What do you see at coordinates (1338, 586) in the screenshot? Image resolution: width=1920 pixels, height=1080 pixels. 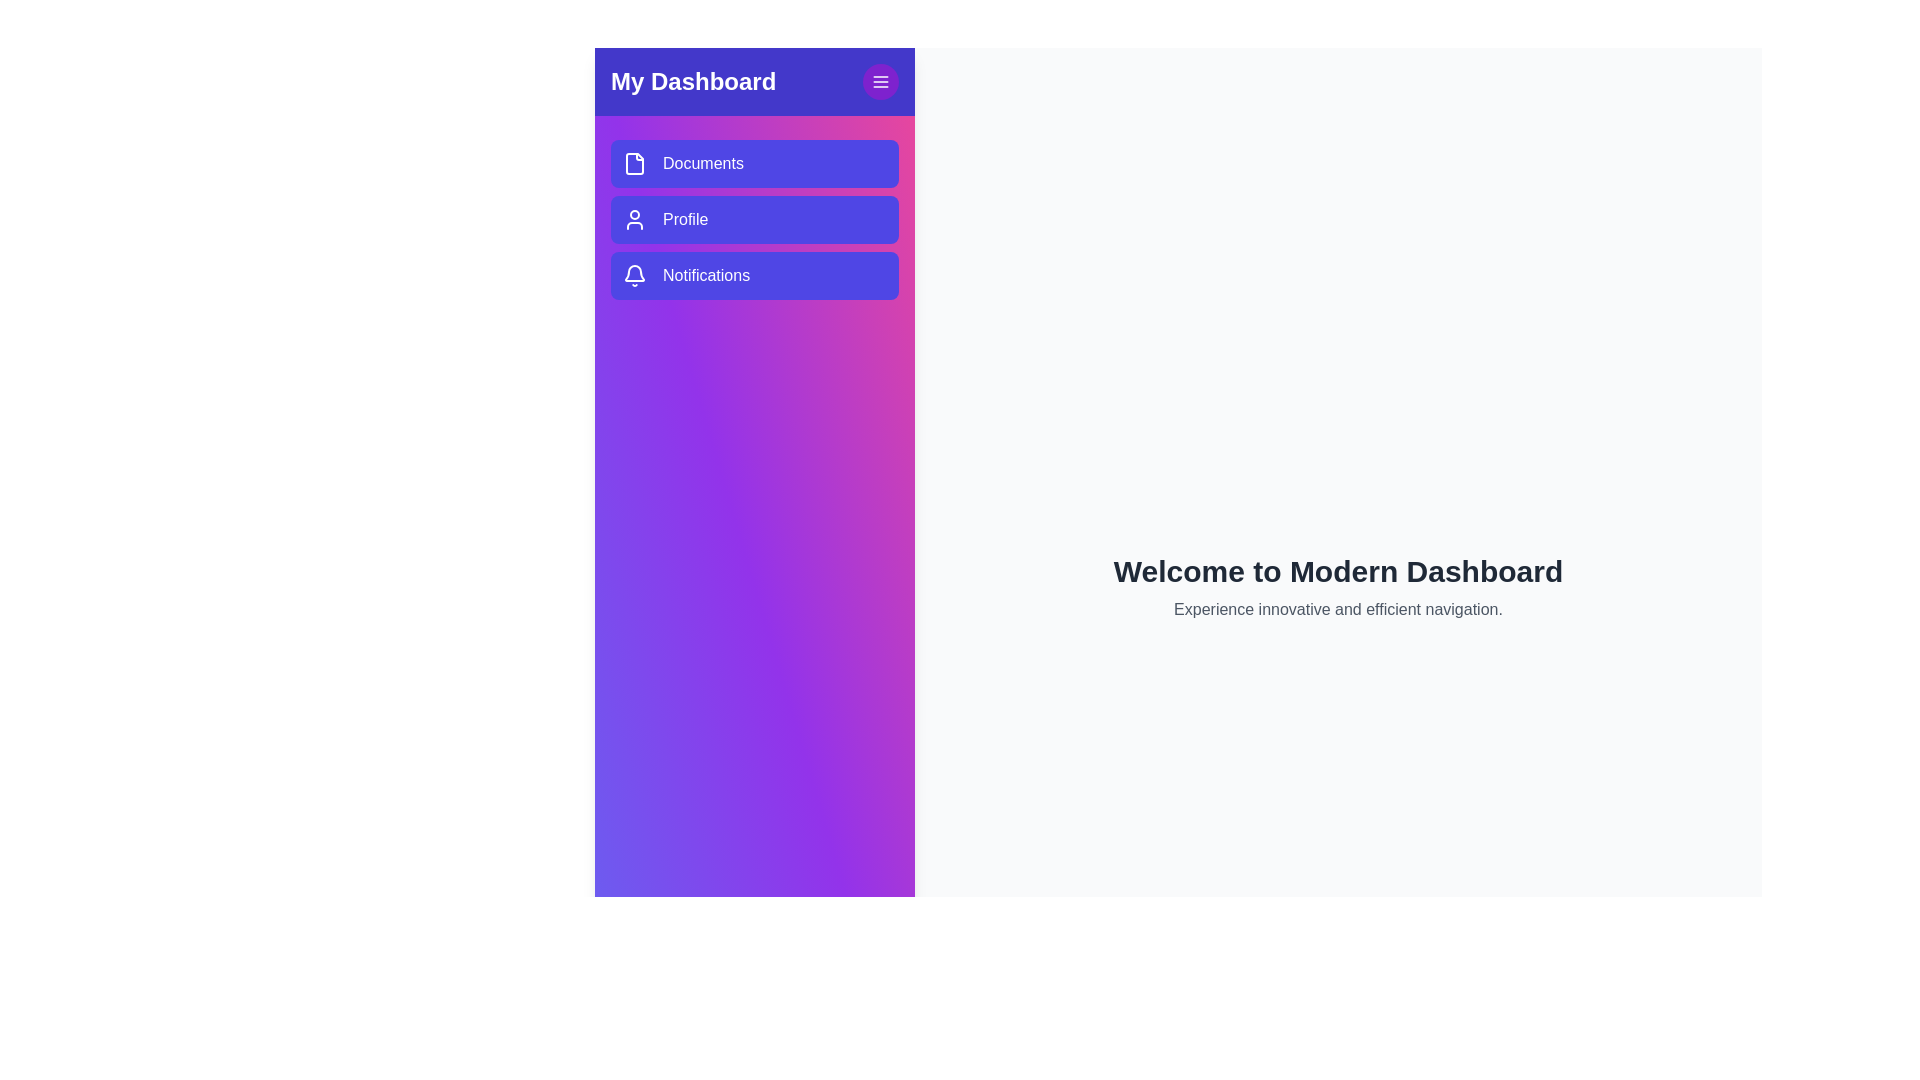 I see `the welcome text and description to read them` at bounding box center [1338, 586].